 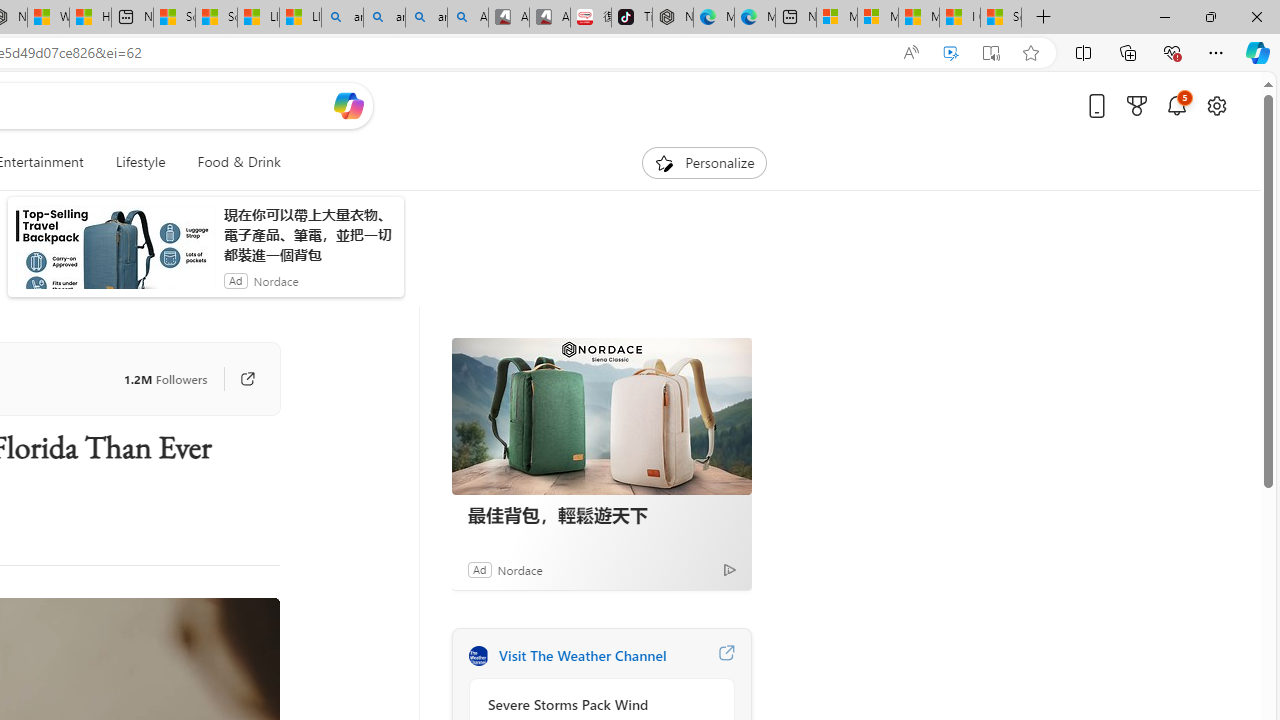 What do you see at coordinates (960, 17) in the screenshot?
I see `'I Gained 20 Pounds of Muscle in 30 Days! | Watch'` at bounding box center [960, 17].